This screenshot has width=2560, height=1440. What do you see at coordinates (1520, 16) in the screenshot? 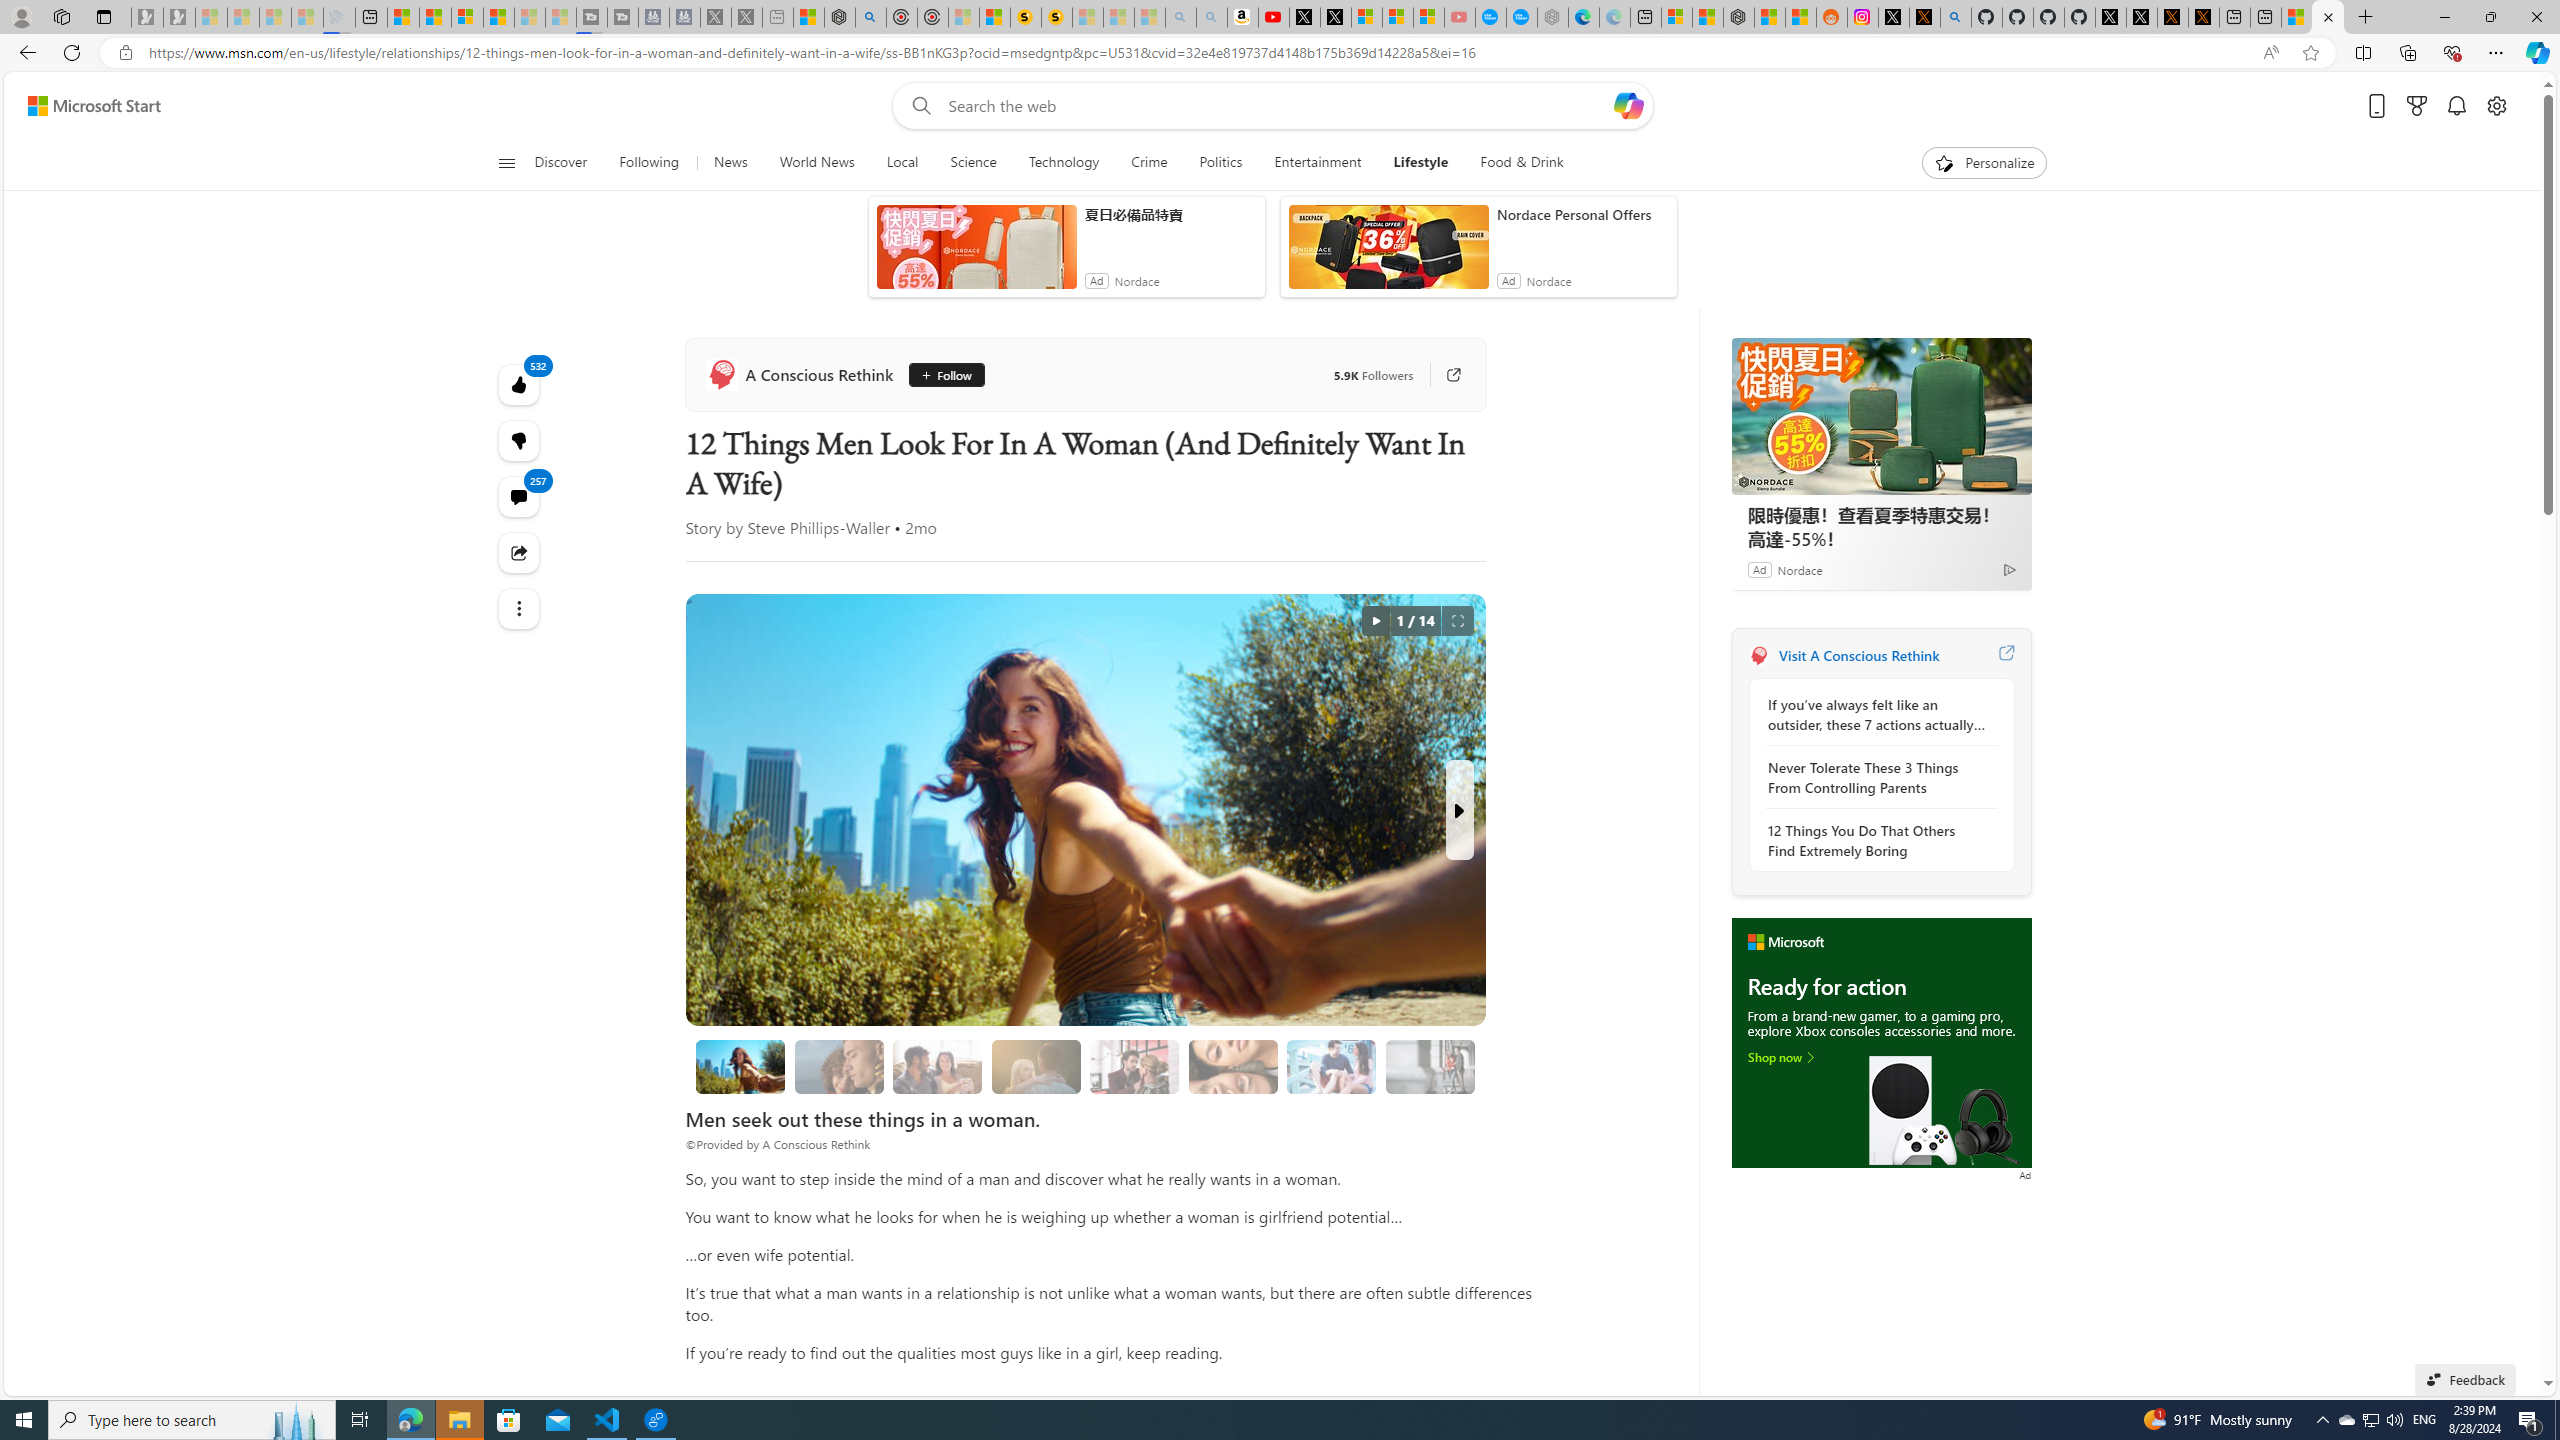
I see `'The most popular Google '` at bounding box center [1520, 16].